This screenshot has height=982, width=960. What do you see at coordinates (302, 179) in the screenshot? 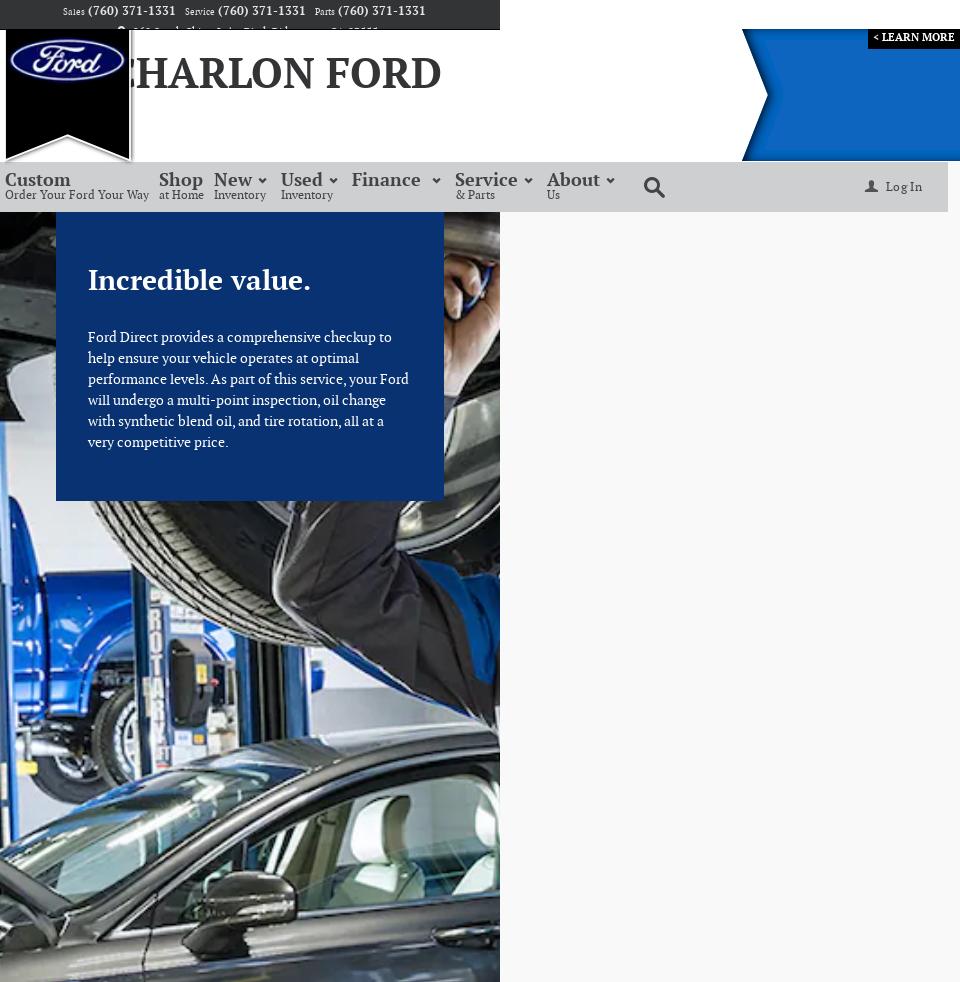
I see `'Used'` at bounding box center [302, 179].